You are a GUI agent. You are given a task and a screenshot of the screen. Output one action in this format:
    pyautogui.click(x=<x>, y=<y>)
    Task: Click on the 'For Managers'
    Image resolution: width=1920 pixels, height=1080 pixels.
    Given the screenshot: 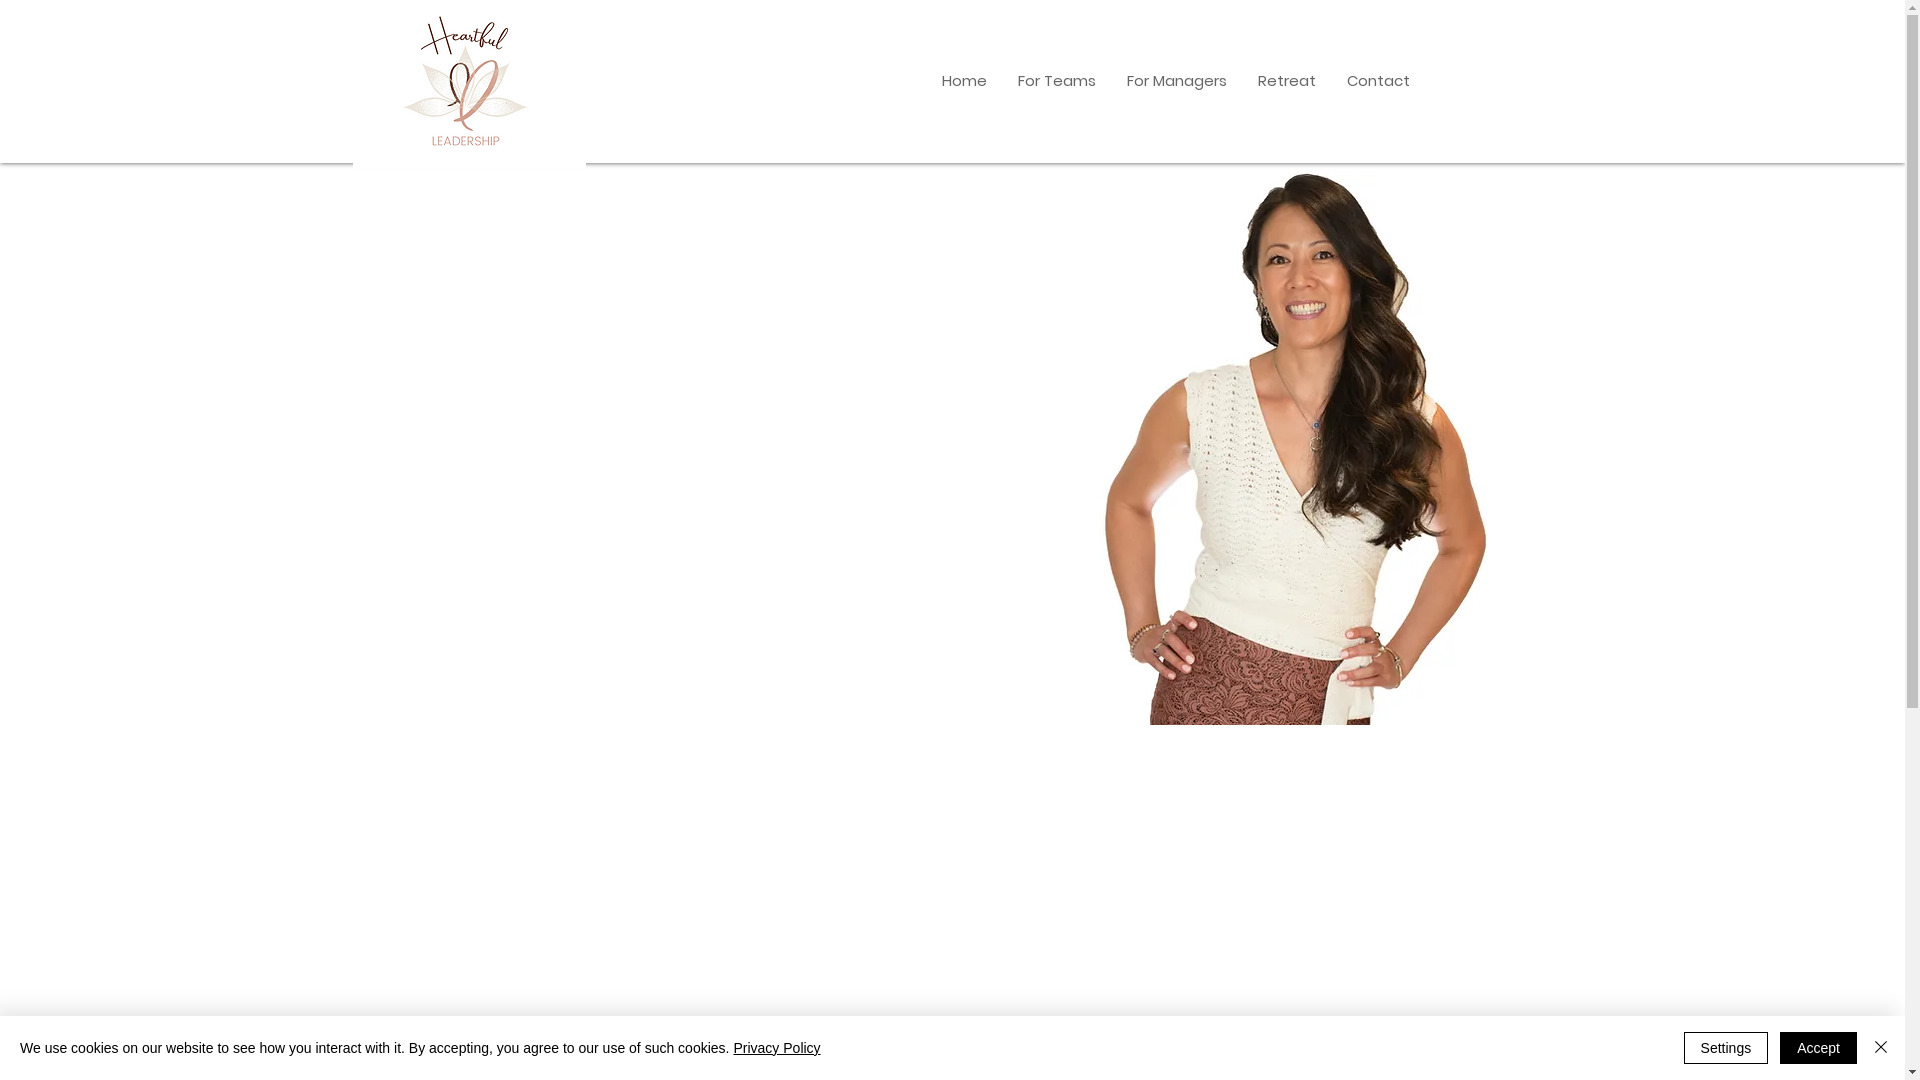 What is the action you would take?
    pyautogui.click(x=1108, y=80)
    